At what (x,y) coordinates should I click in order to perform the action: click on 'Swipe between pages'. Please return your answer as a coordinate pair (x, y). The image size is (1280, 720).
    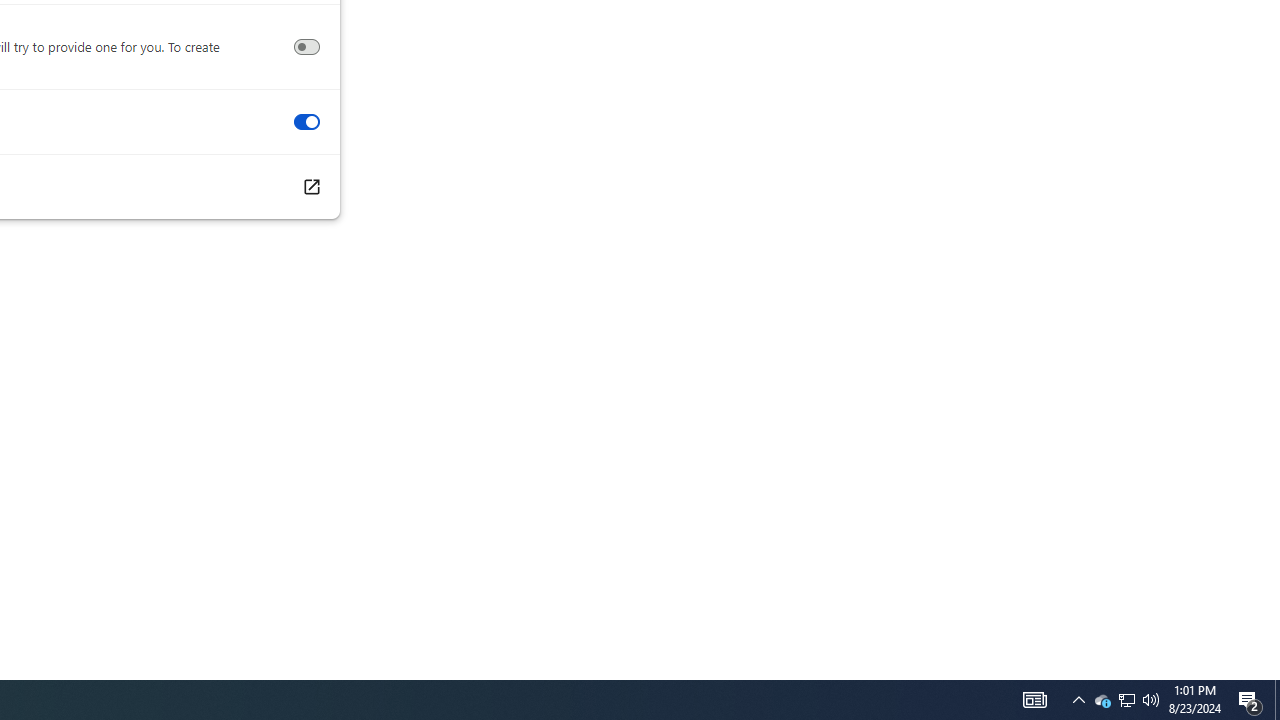
    Looking at the image, I should click on (305, 122).